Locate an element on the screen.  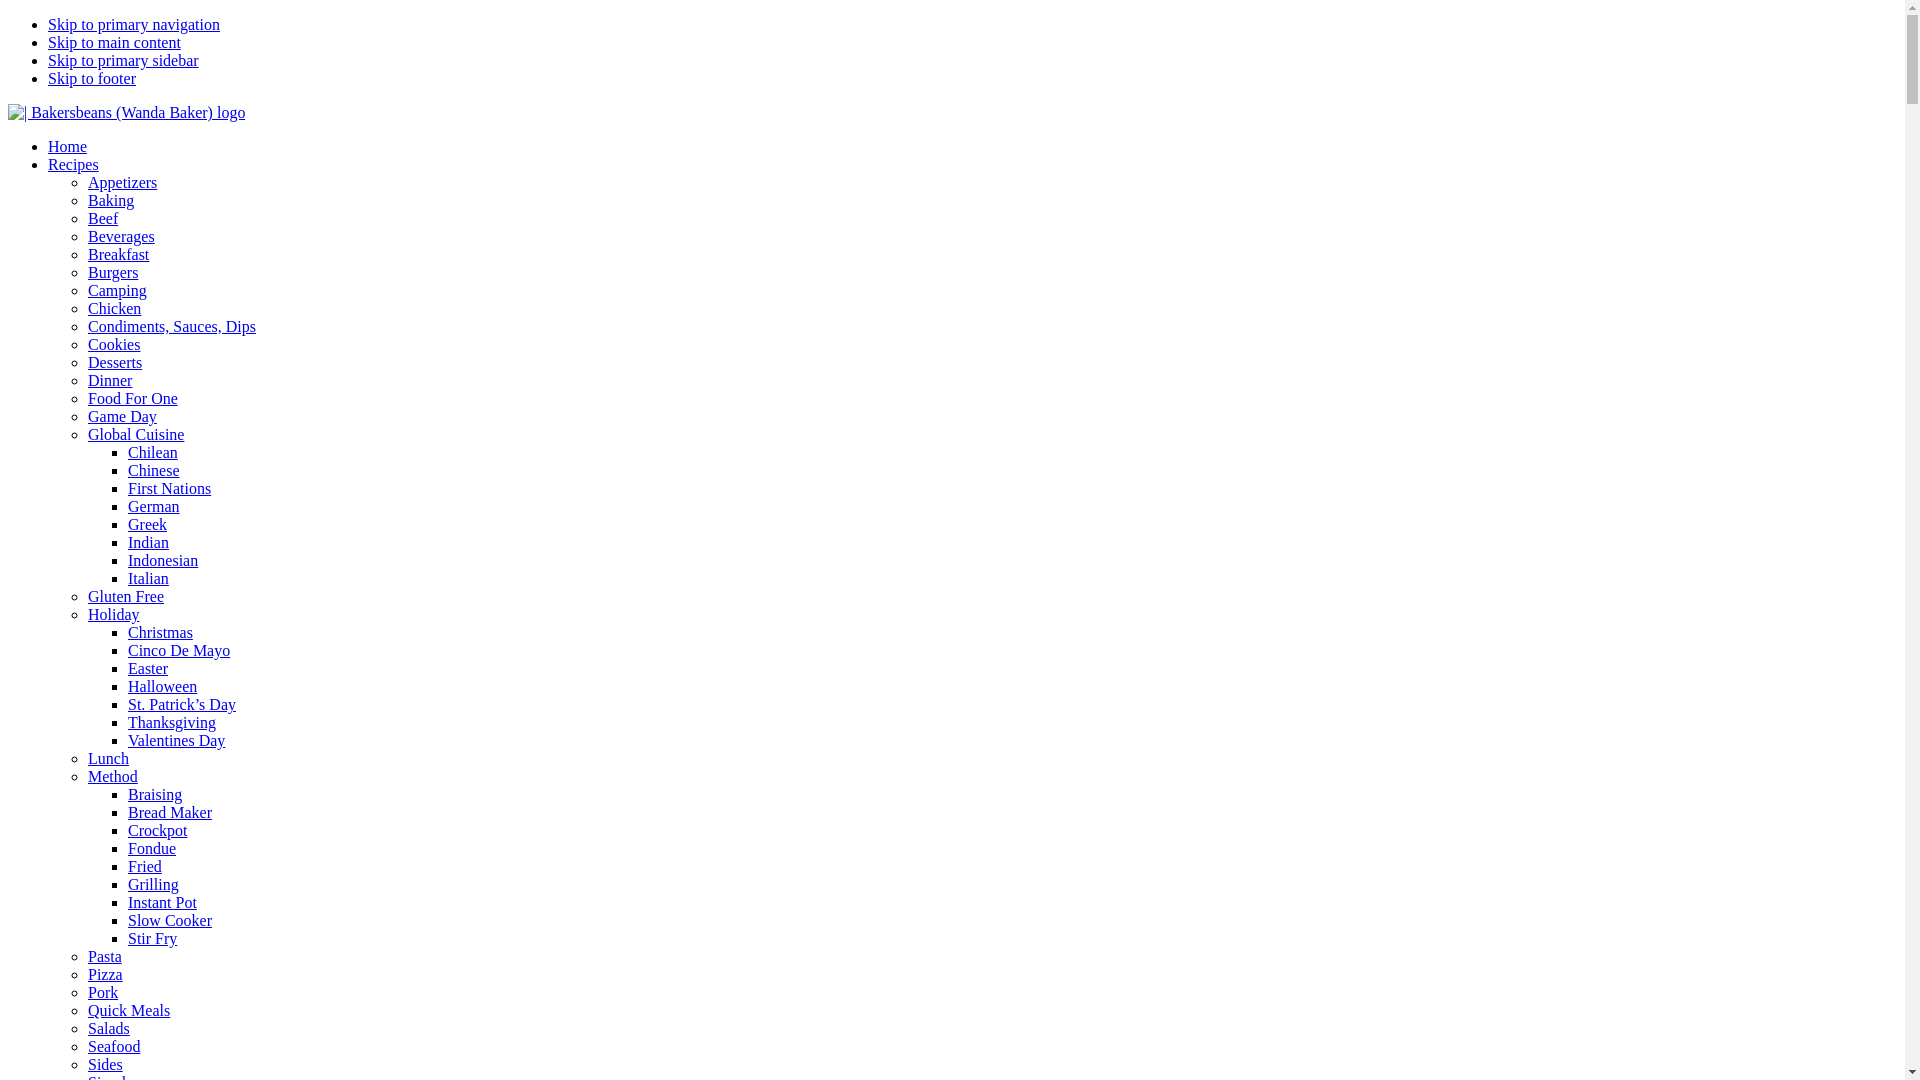
'Camping' is located at coordinates (116, 290).